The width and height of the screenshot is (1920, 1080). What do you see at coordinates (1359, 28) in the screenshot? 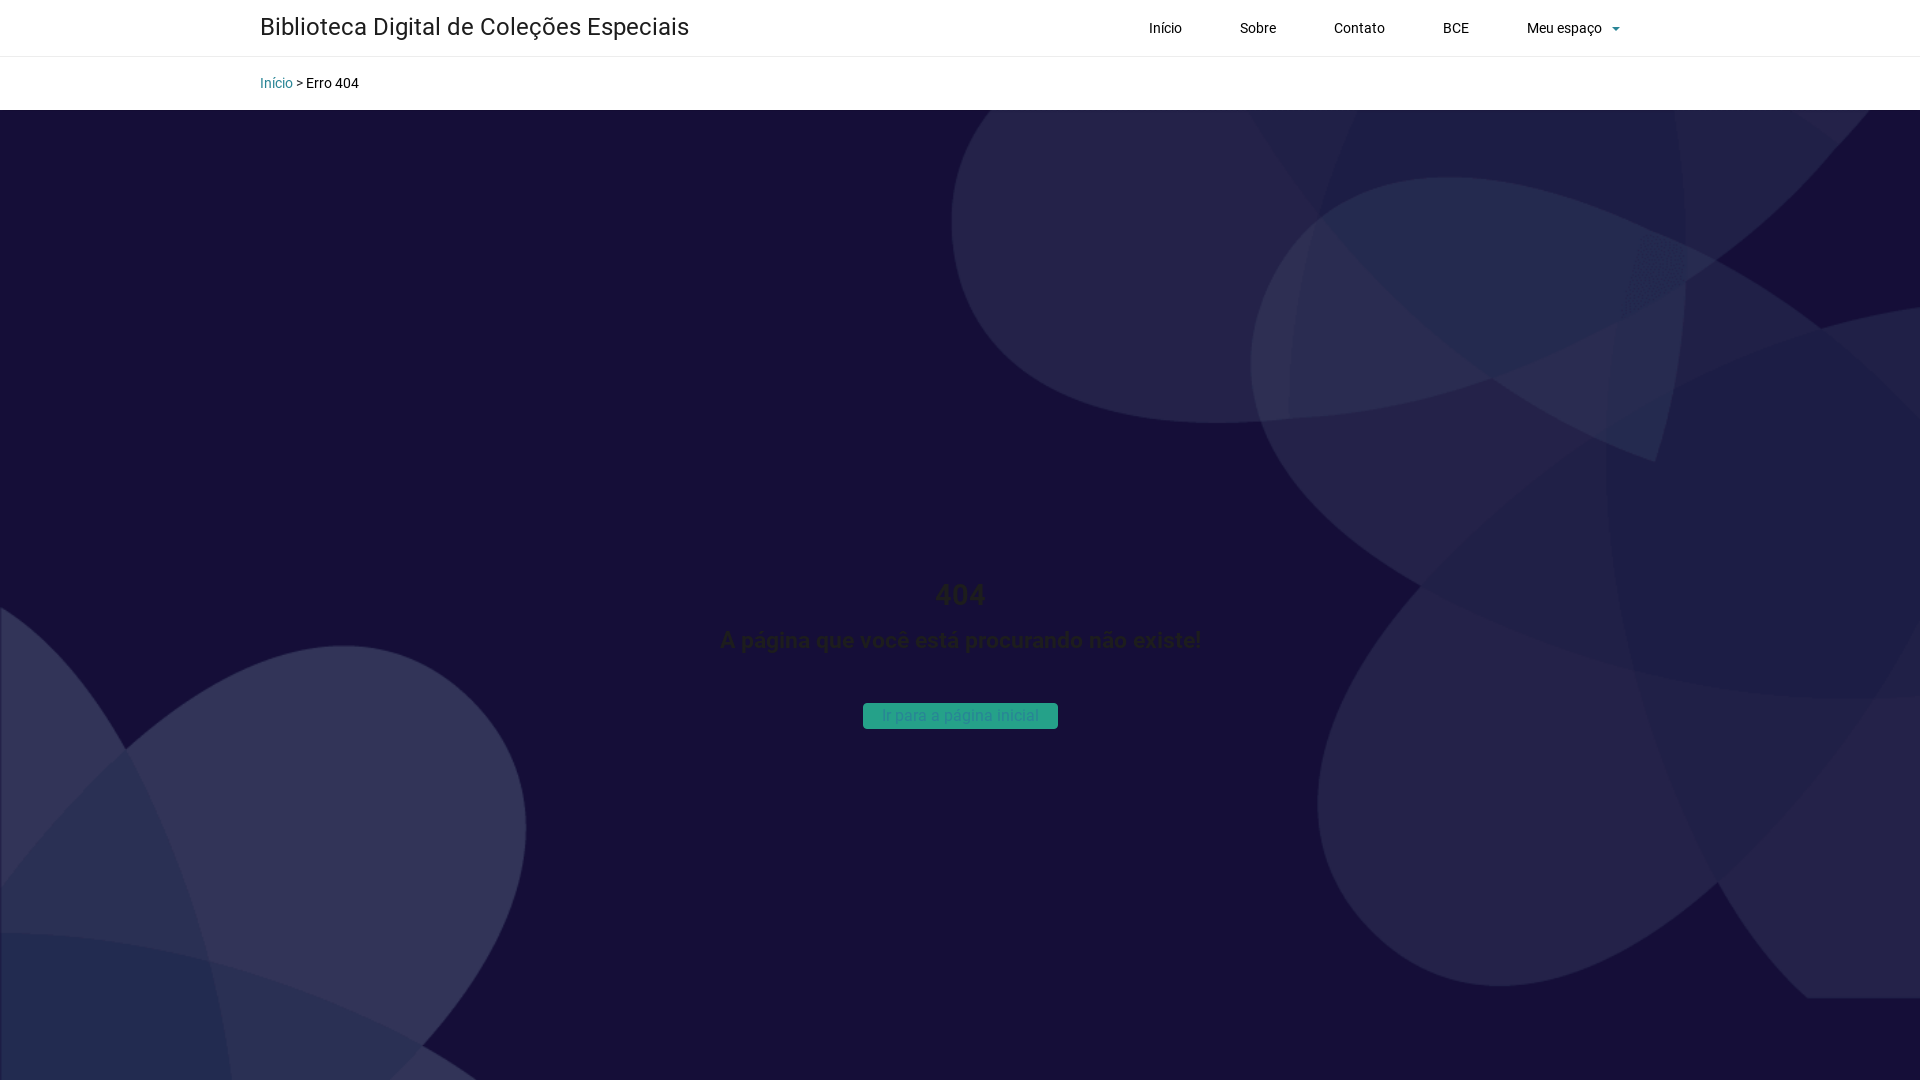
I see `'Contato'` at bounding box center [1359, 28].